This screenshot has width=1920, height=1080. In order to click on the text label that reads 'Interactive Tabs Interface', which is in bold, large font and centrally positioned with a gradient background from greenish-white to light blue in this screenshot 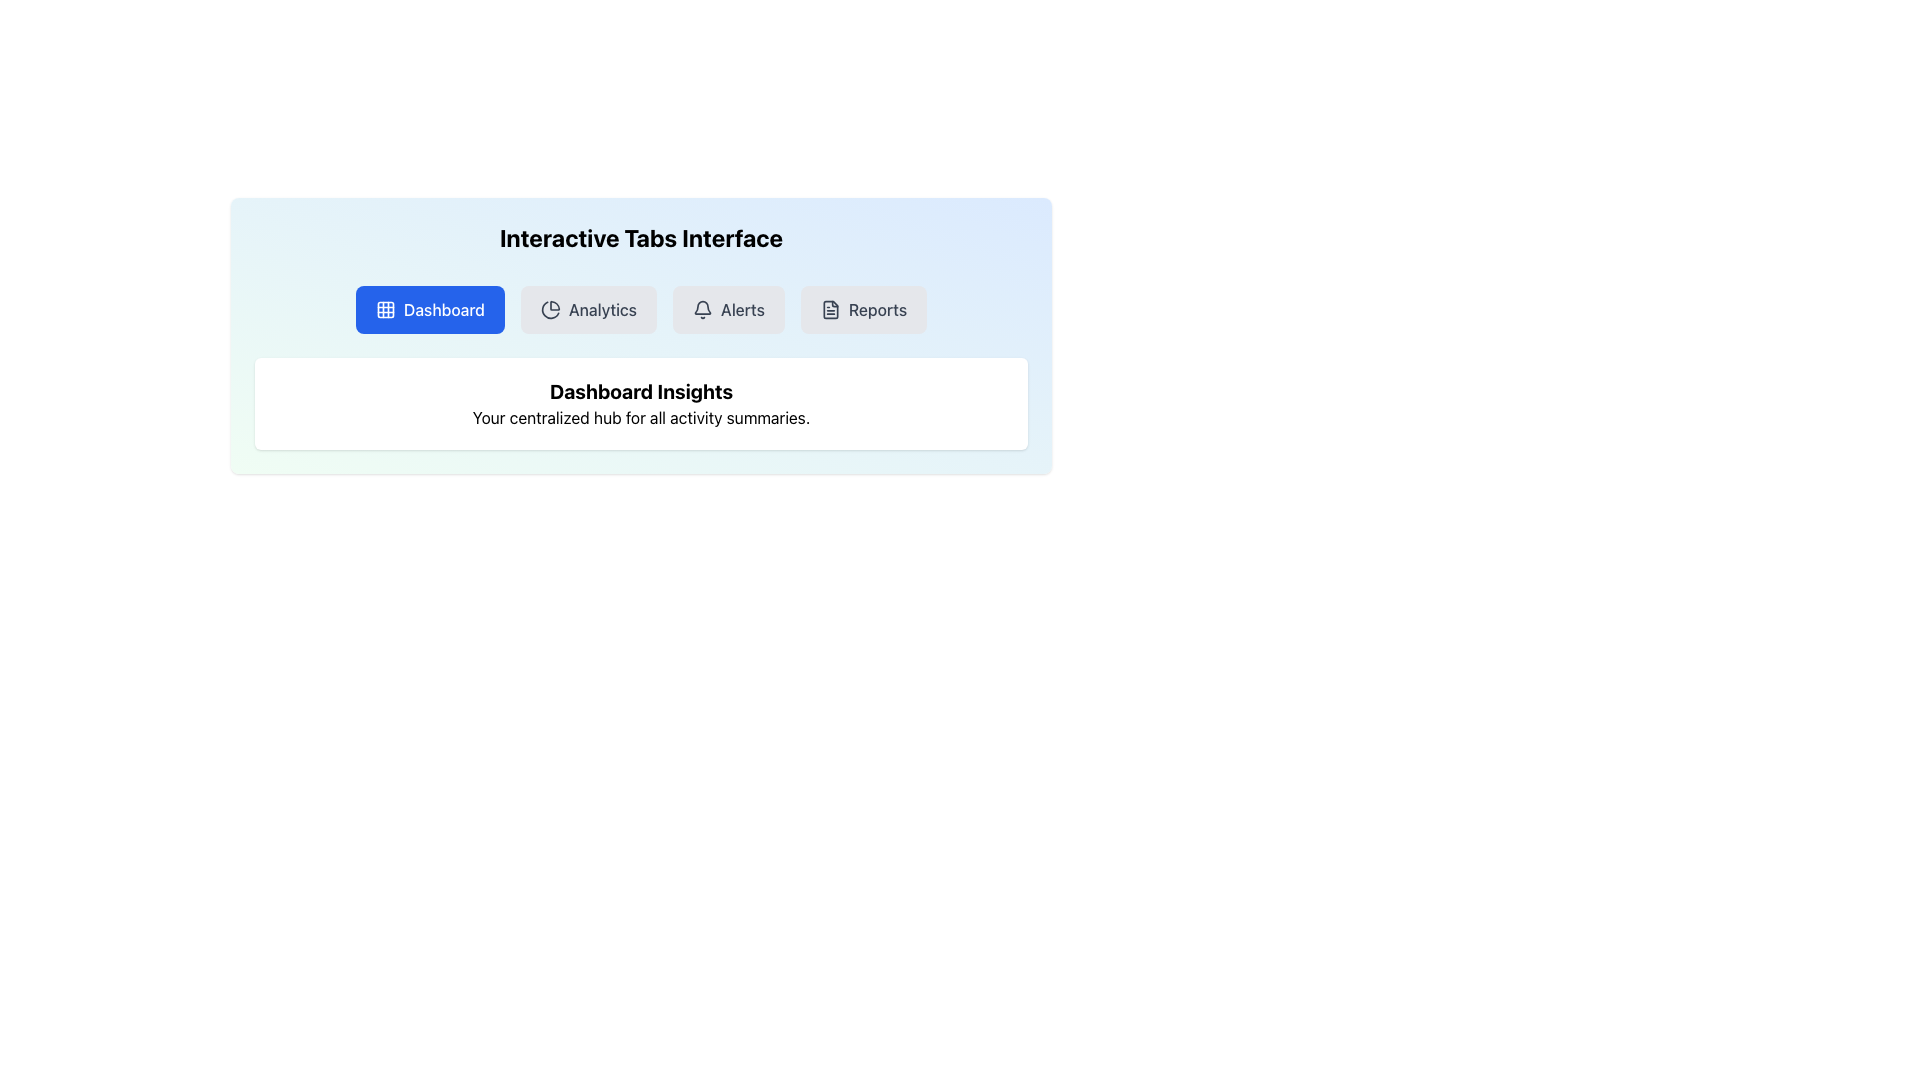, I will do `click(641, 237)`.